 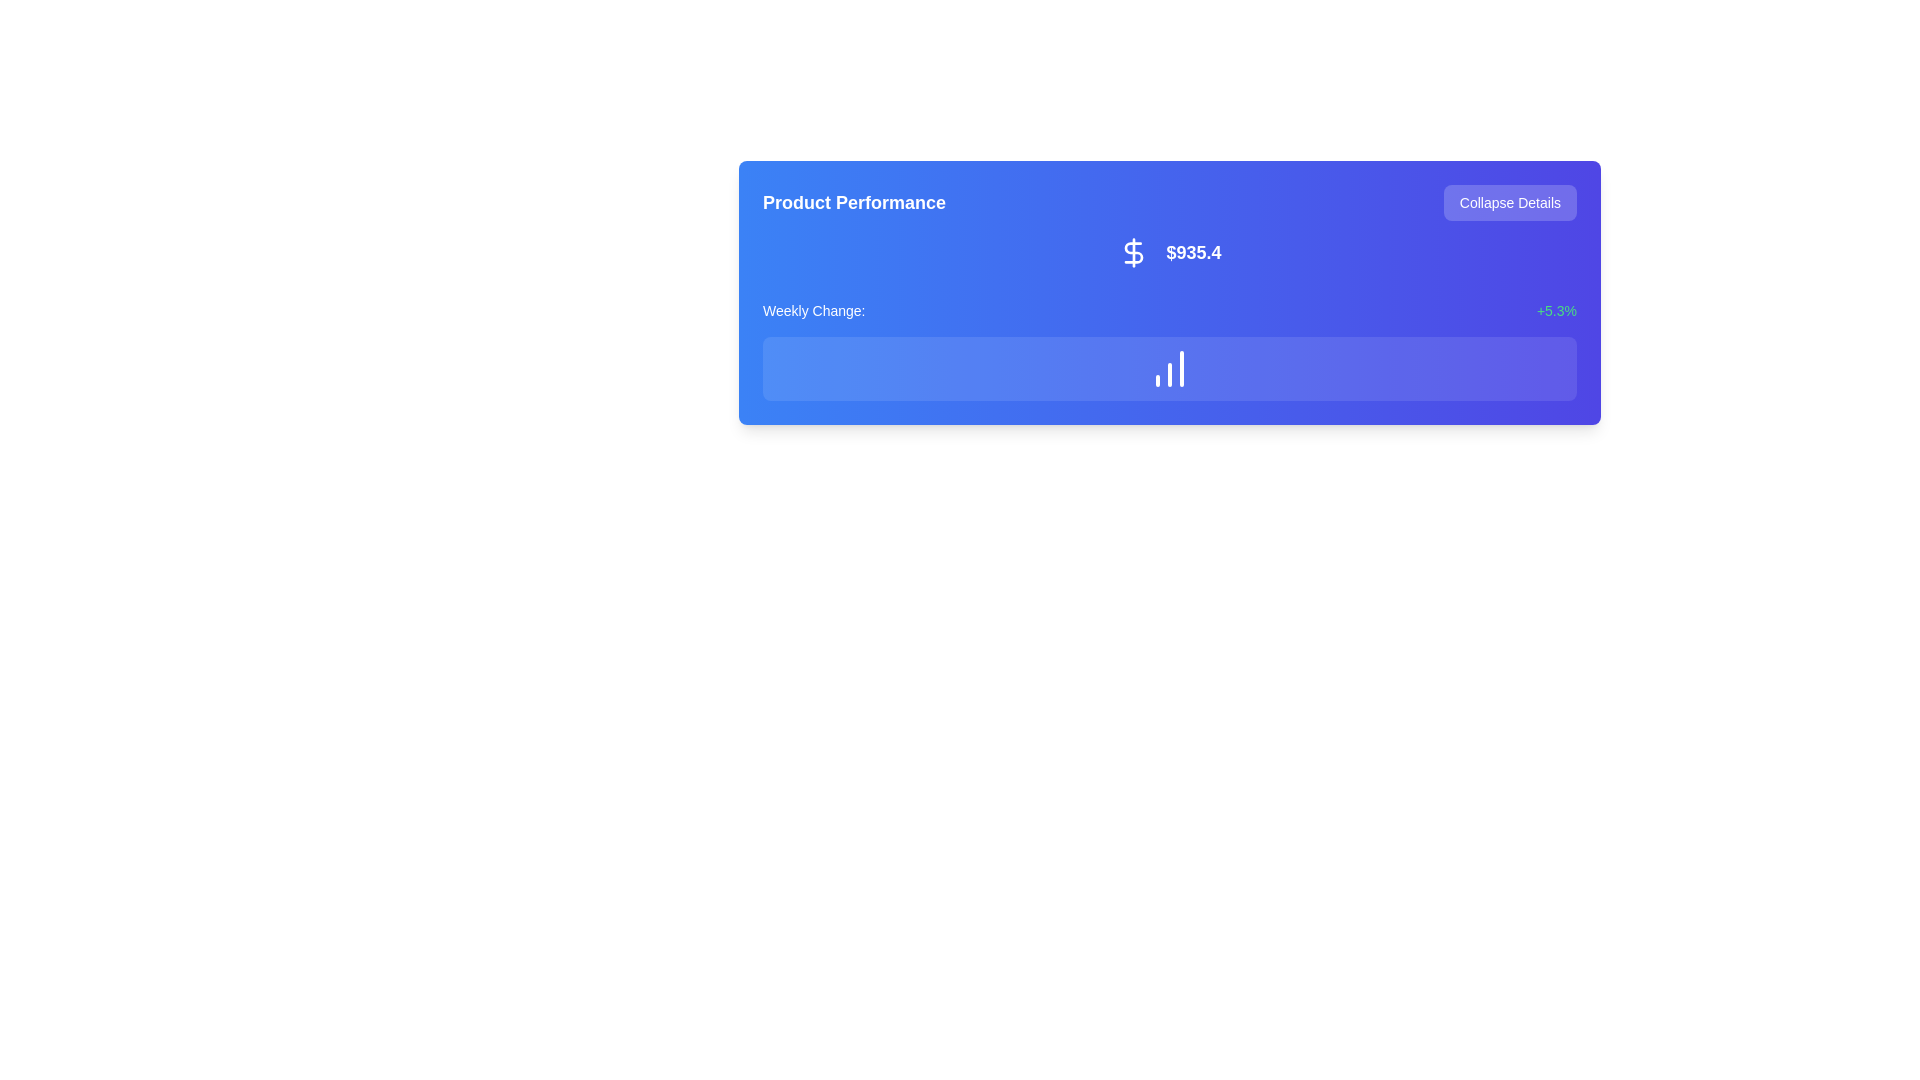 I want to click on the informational label displaying the monetary value, which is located to the right of the 'Product Performance' heading and above the 'Weekly Change' label, so click(x=1170, y=252).